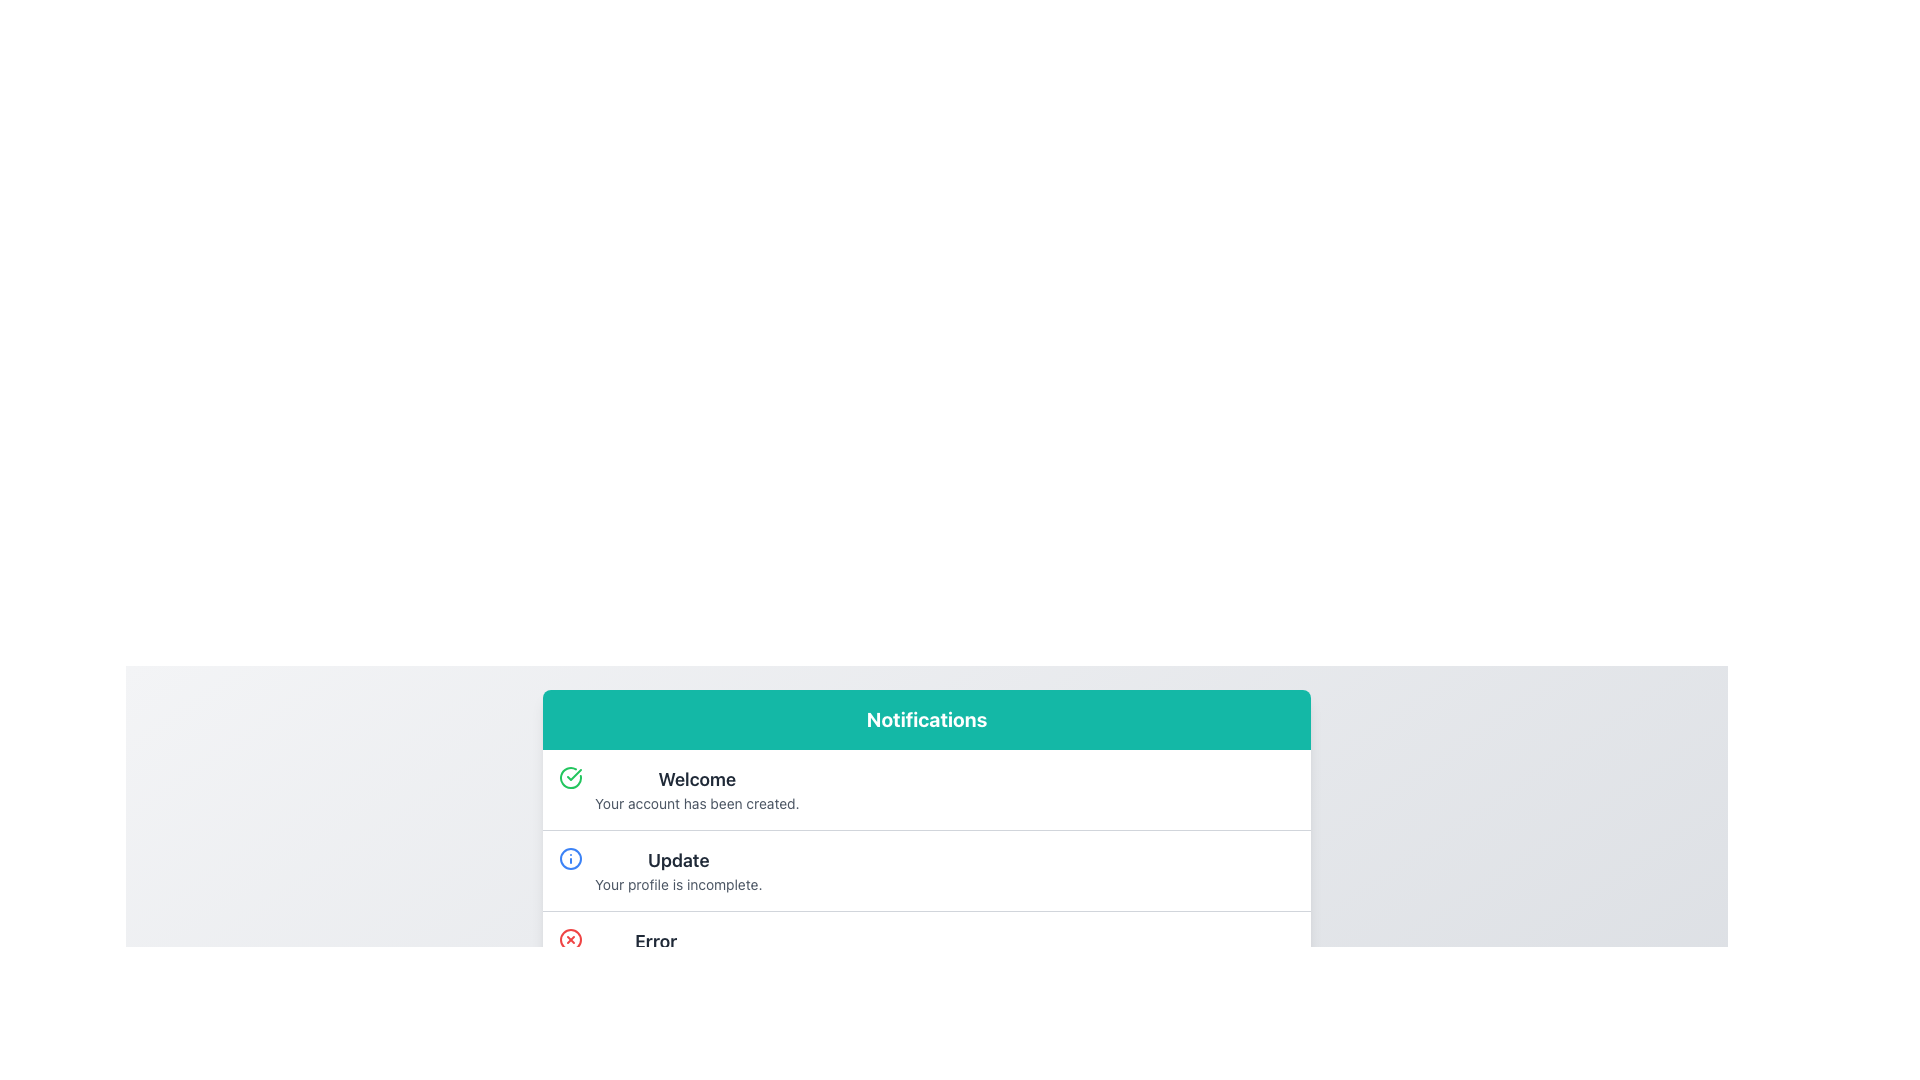 The height and width of the screenshot is (1080, 1920). What do you see at coordinates (570, 777) in the screenshot?
I see `the visual indicator icon located to the immediate left of the 'Welcome' title in the first notification item` at bounding box center [570, 777].